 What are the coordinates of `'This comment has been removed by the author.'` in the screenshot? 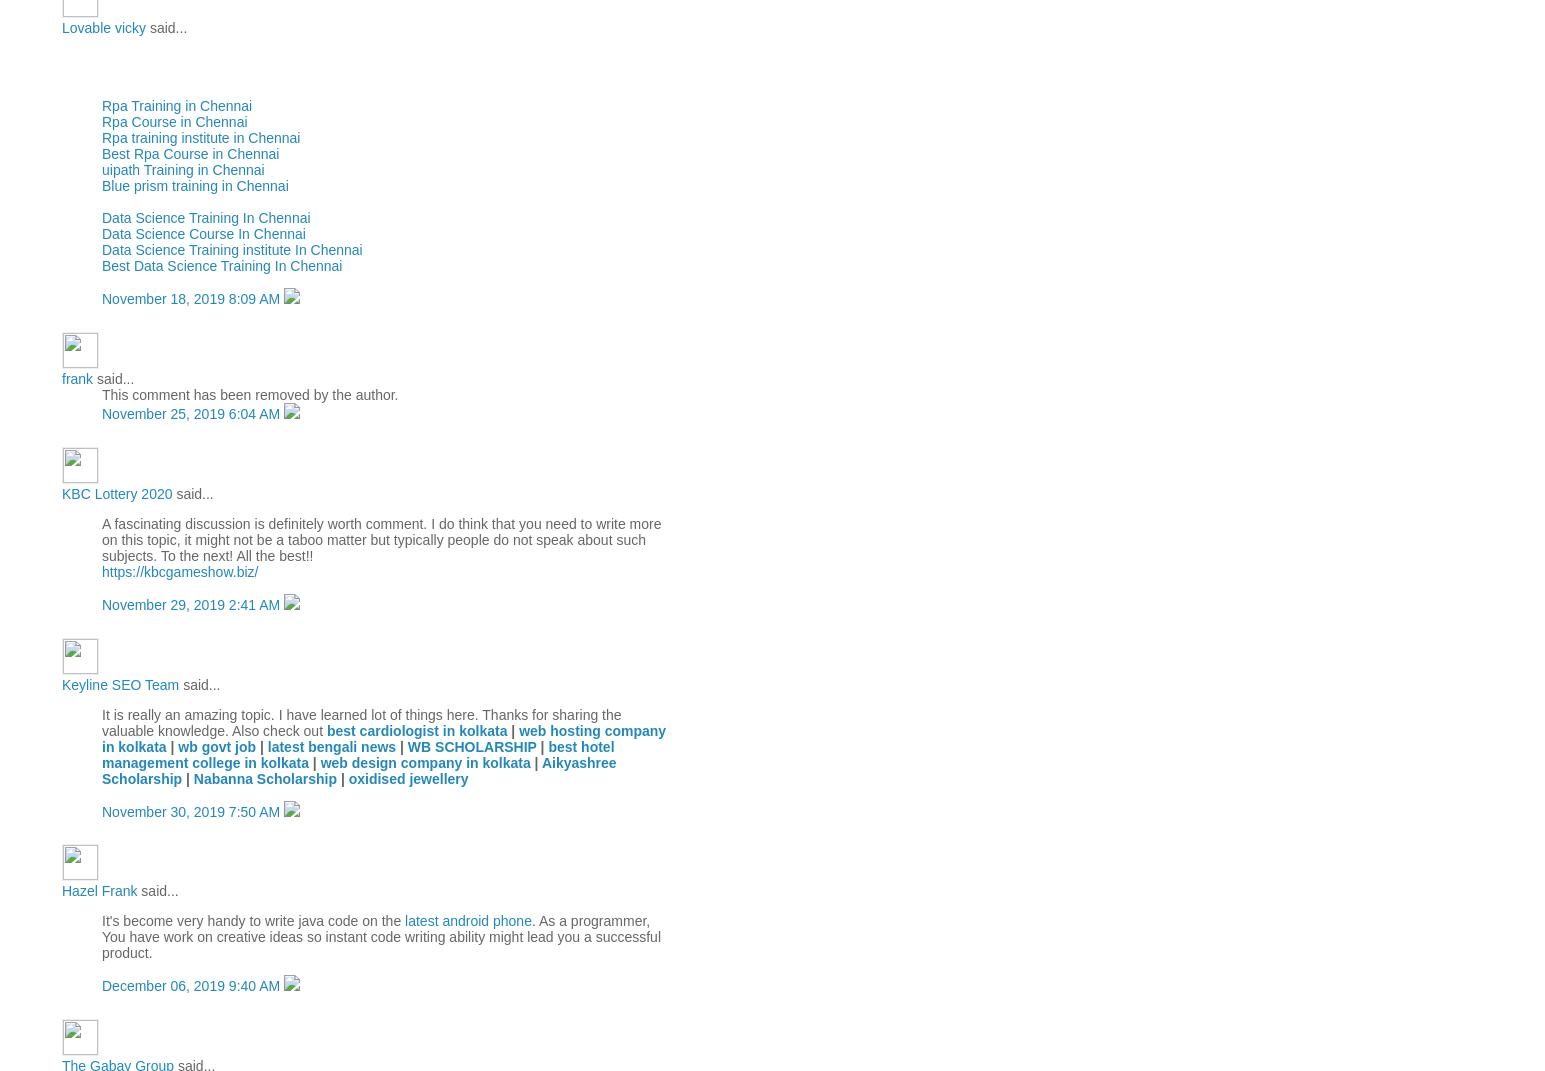 It's located at (249, 394).